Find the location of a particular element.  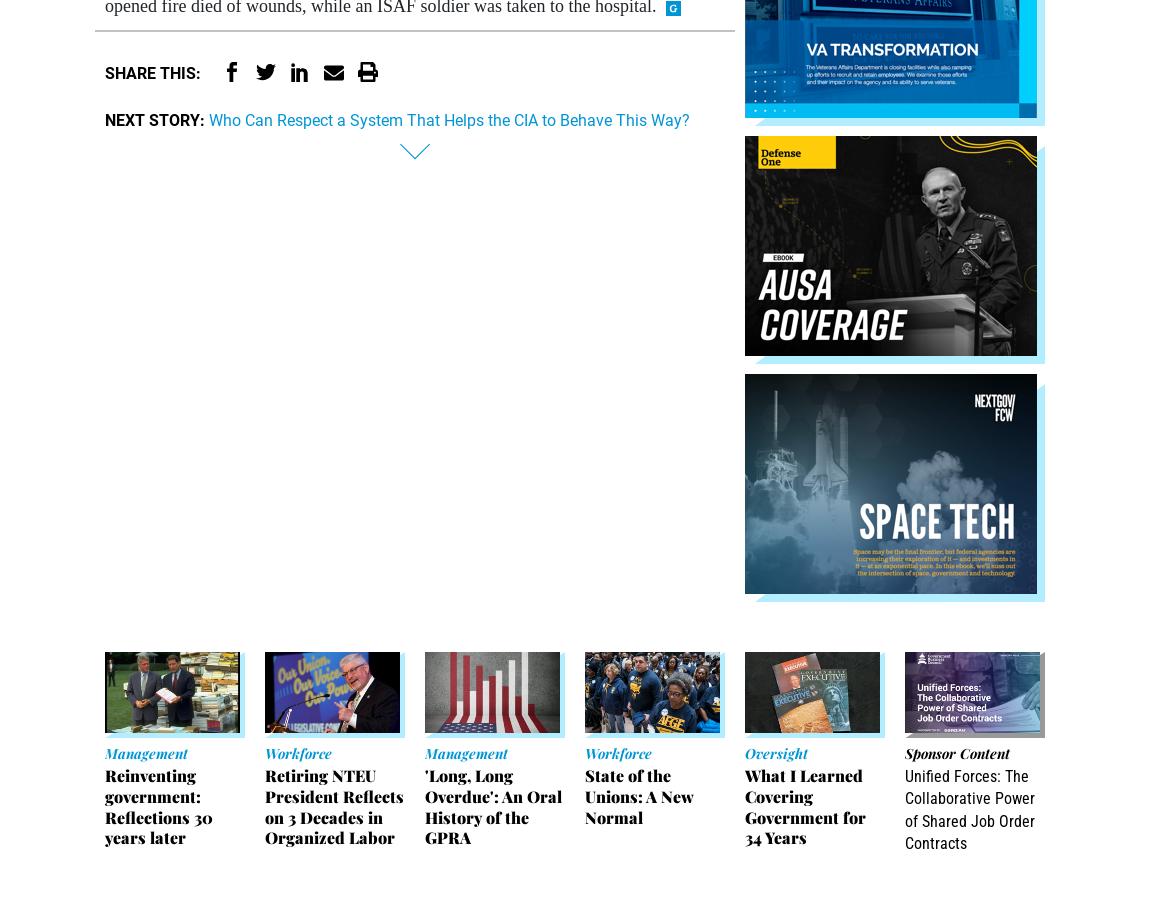

'sponsor content' is located at coordinates (956, 752).